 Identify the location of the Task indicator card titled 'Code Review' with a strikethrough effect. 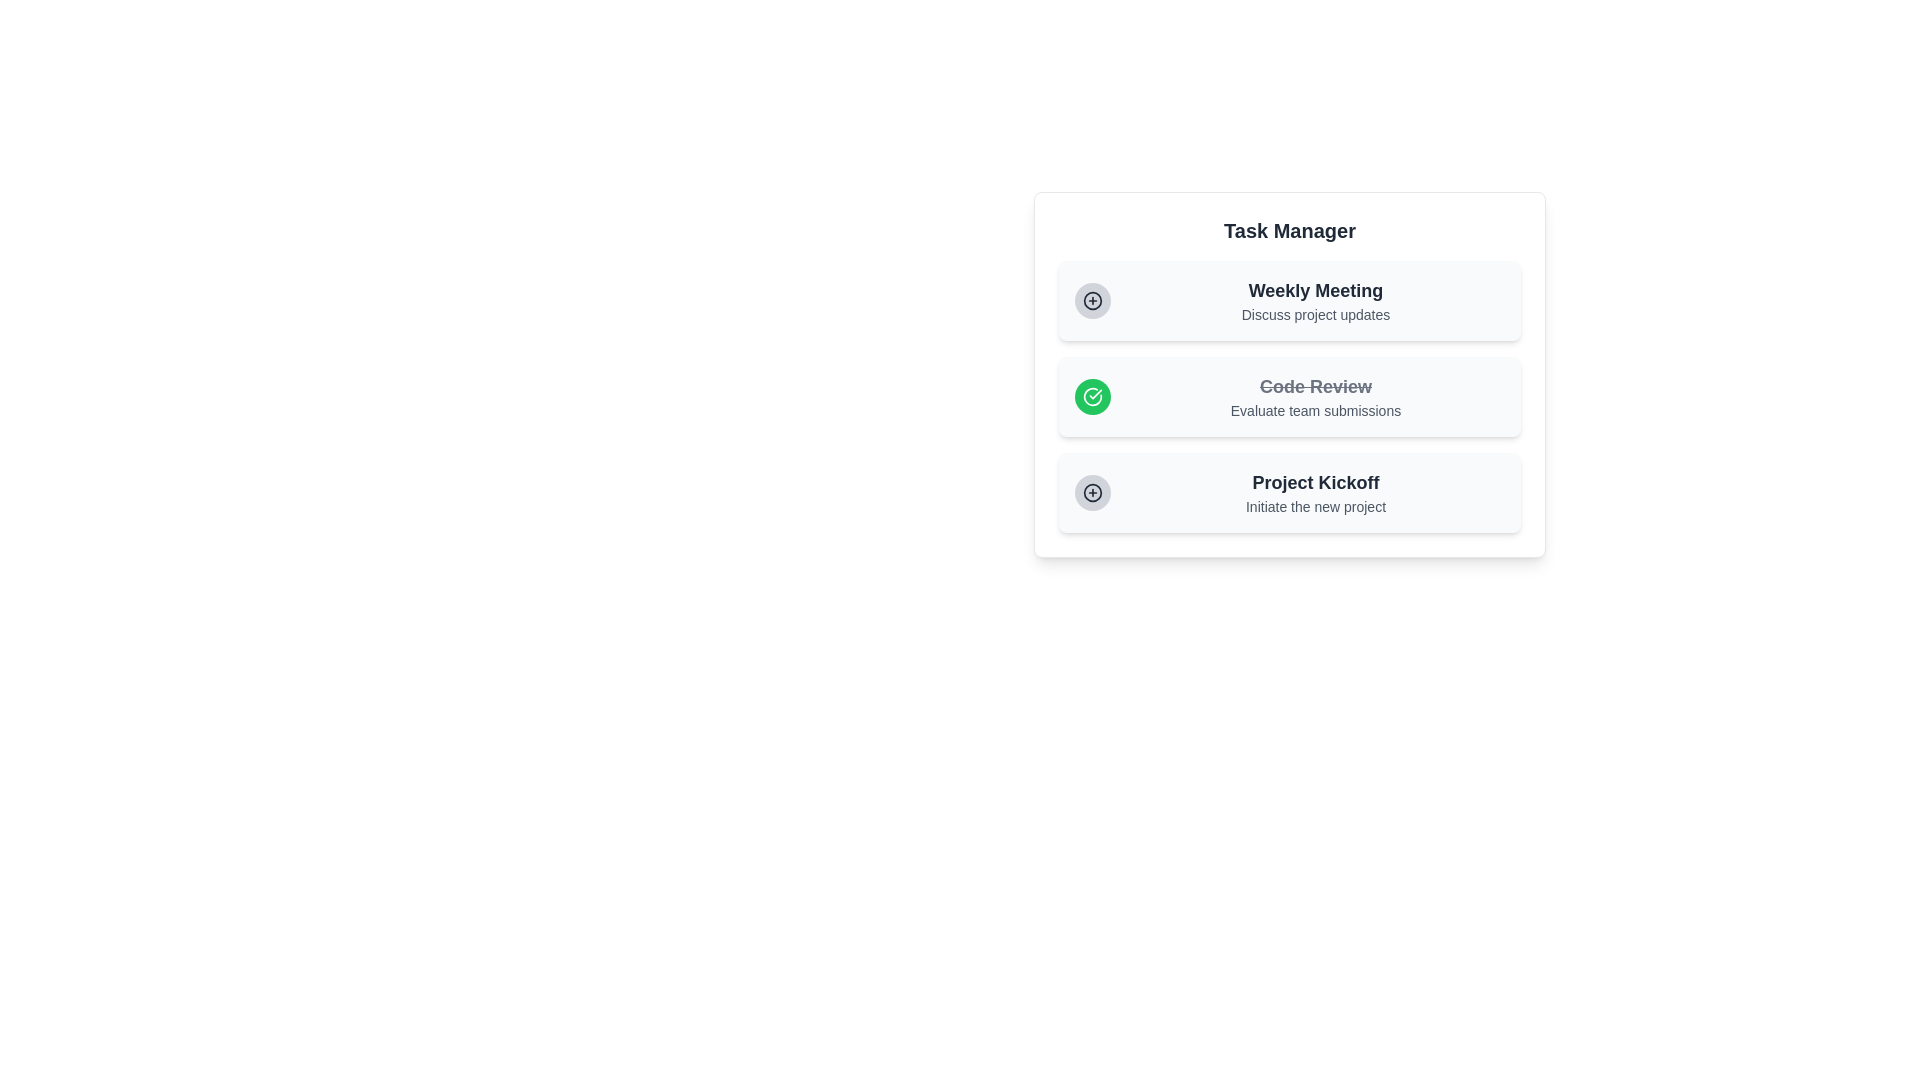
(1290, 374).